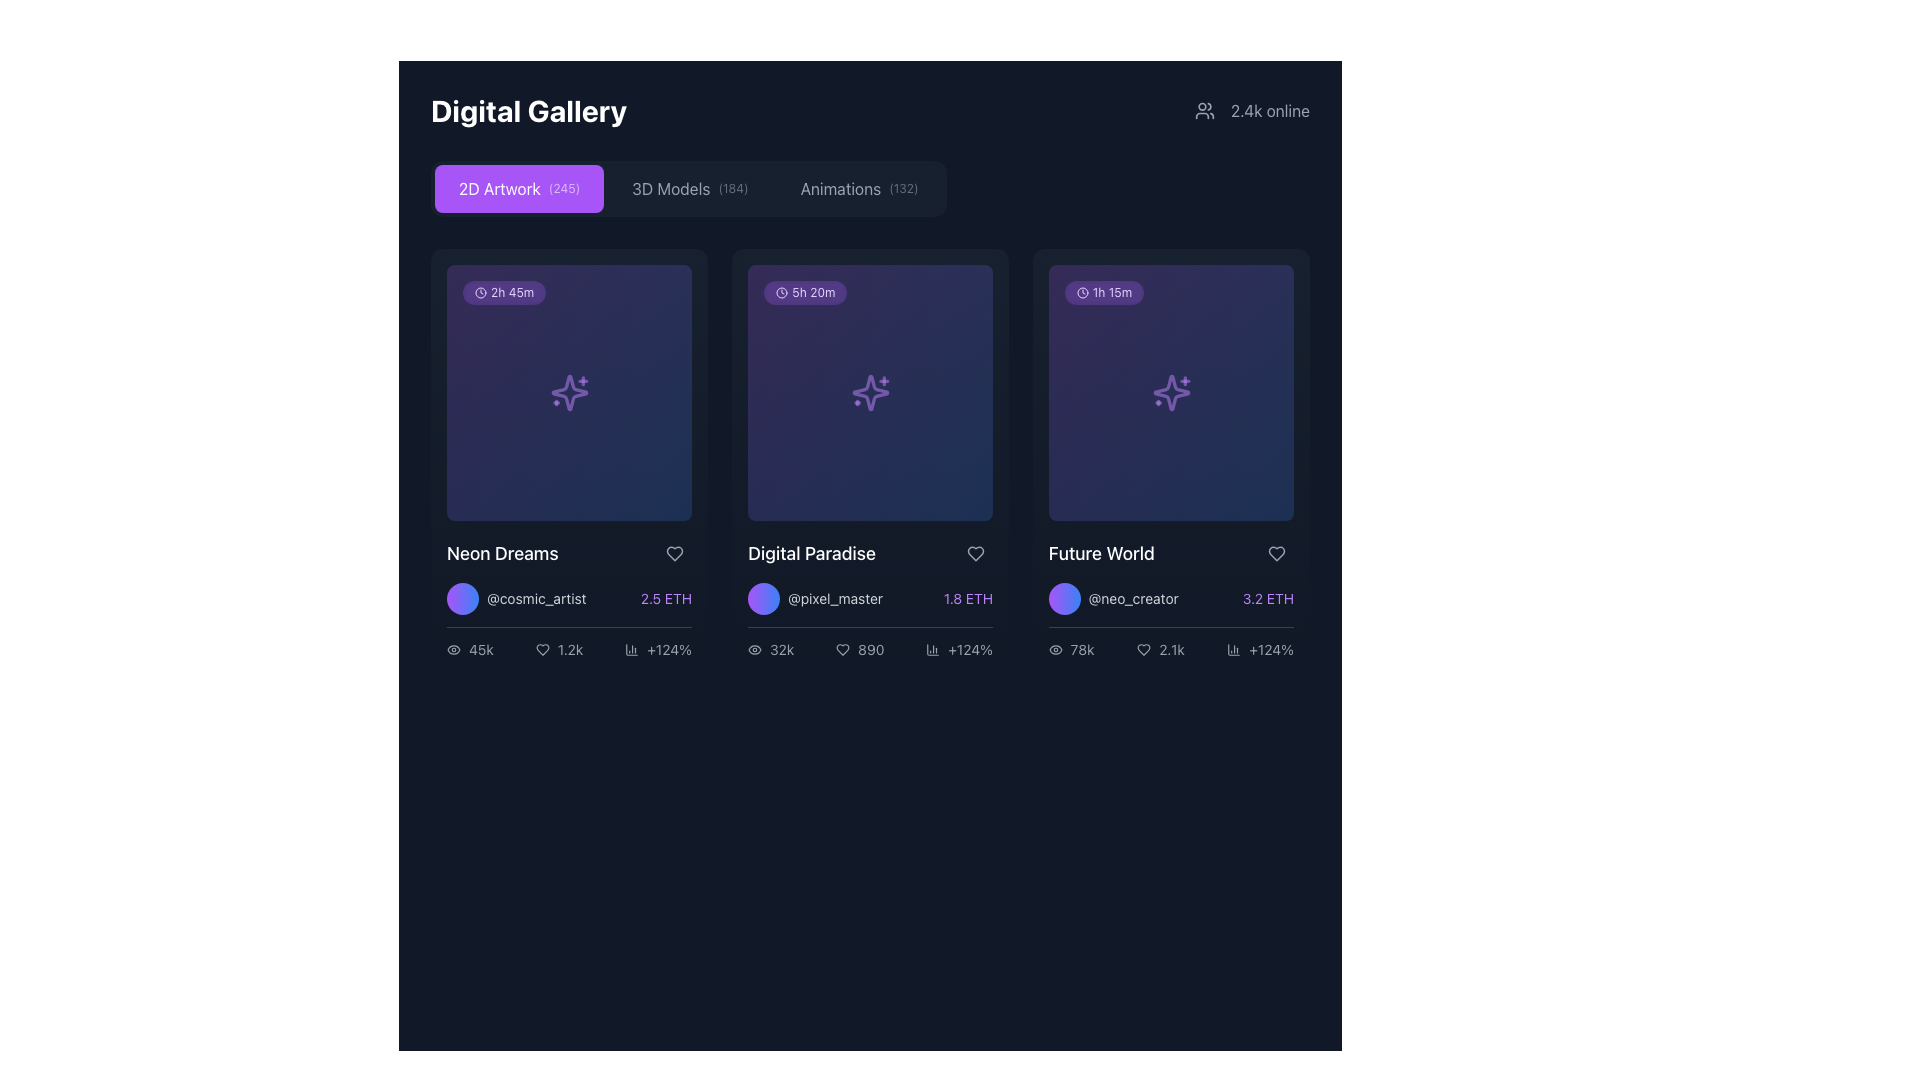 The width and height of the screenshot is (1920, 1080). What do you see at coordinates (958, 650) in the screenshot?
I see `text content of the percentage increase label located in the bottom-right area of the 'Digital Paradise' card on the third row, following the '890' text and heart icon` at bounding box center [958, 650].